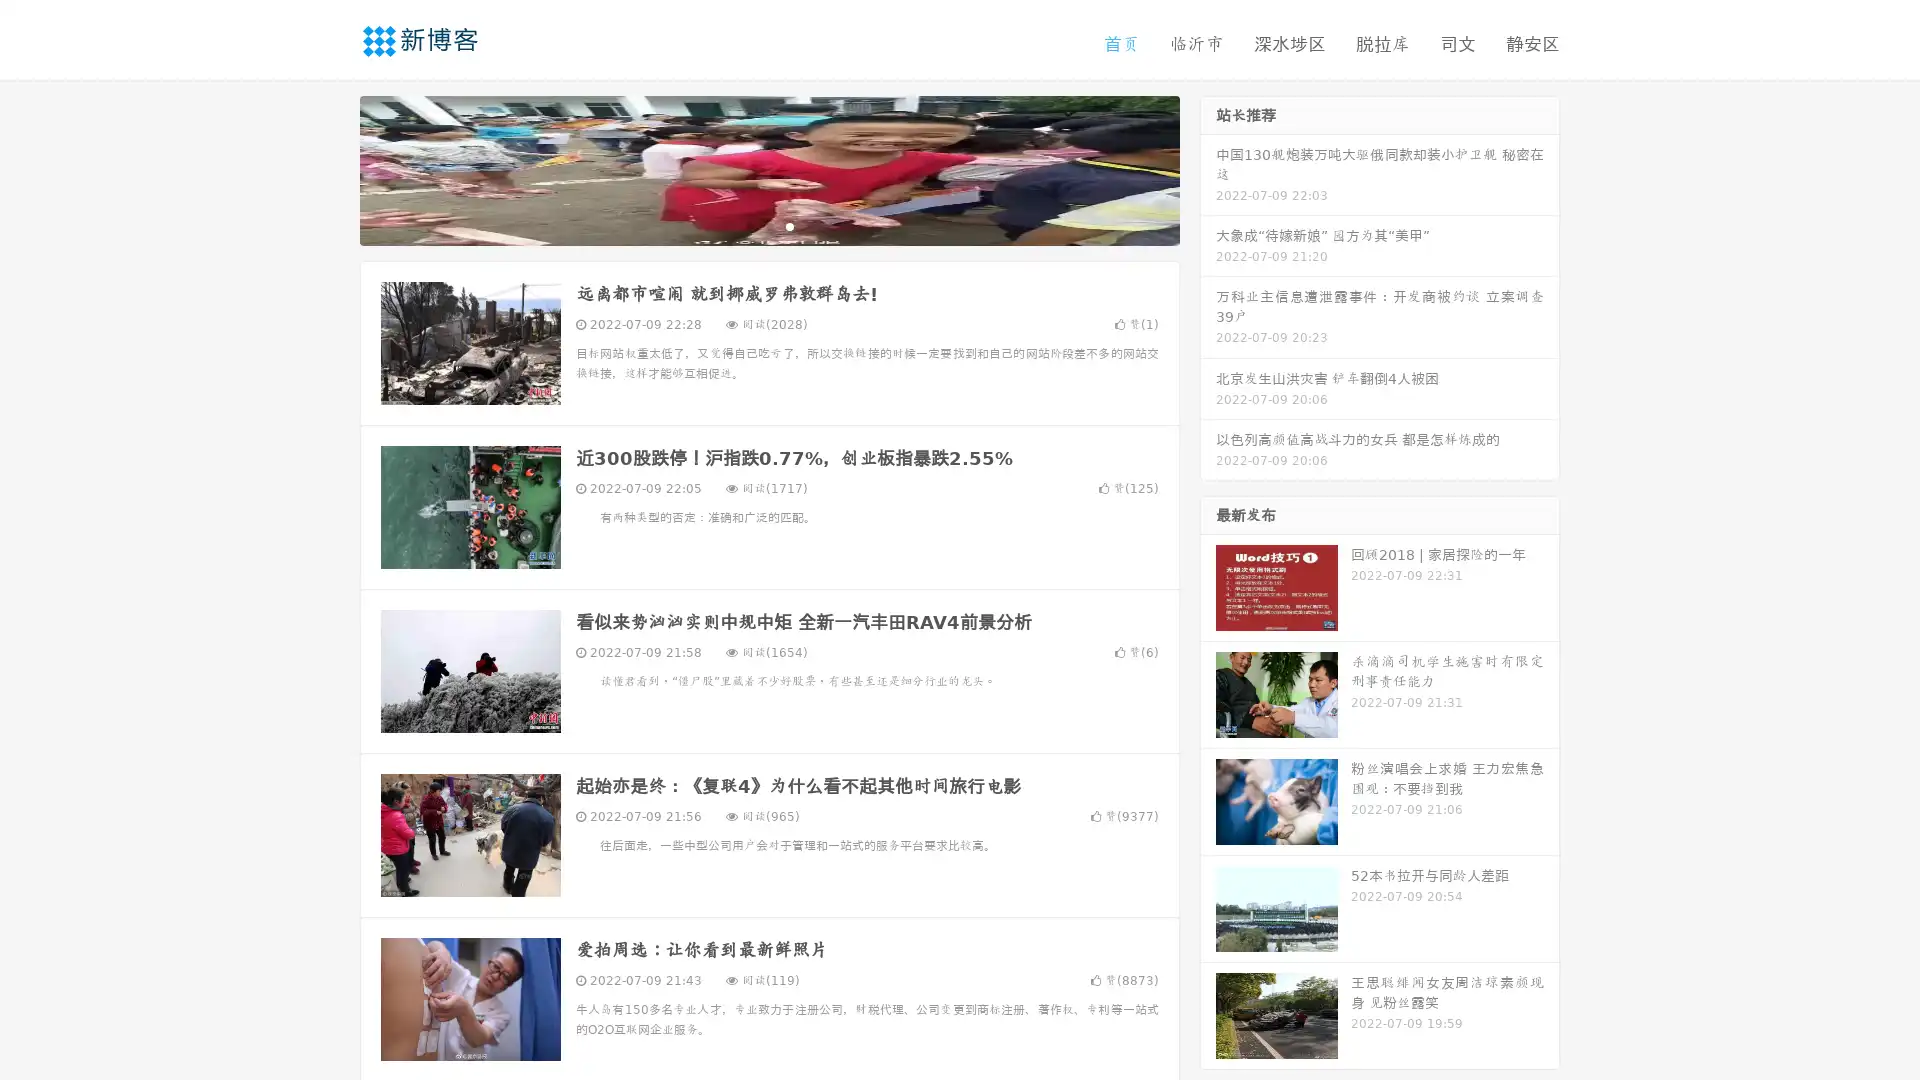 This screenshot has height=1080, width=1920. I want to click on Go to slide 1, so click(748, 225).